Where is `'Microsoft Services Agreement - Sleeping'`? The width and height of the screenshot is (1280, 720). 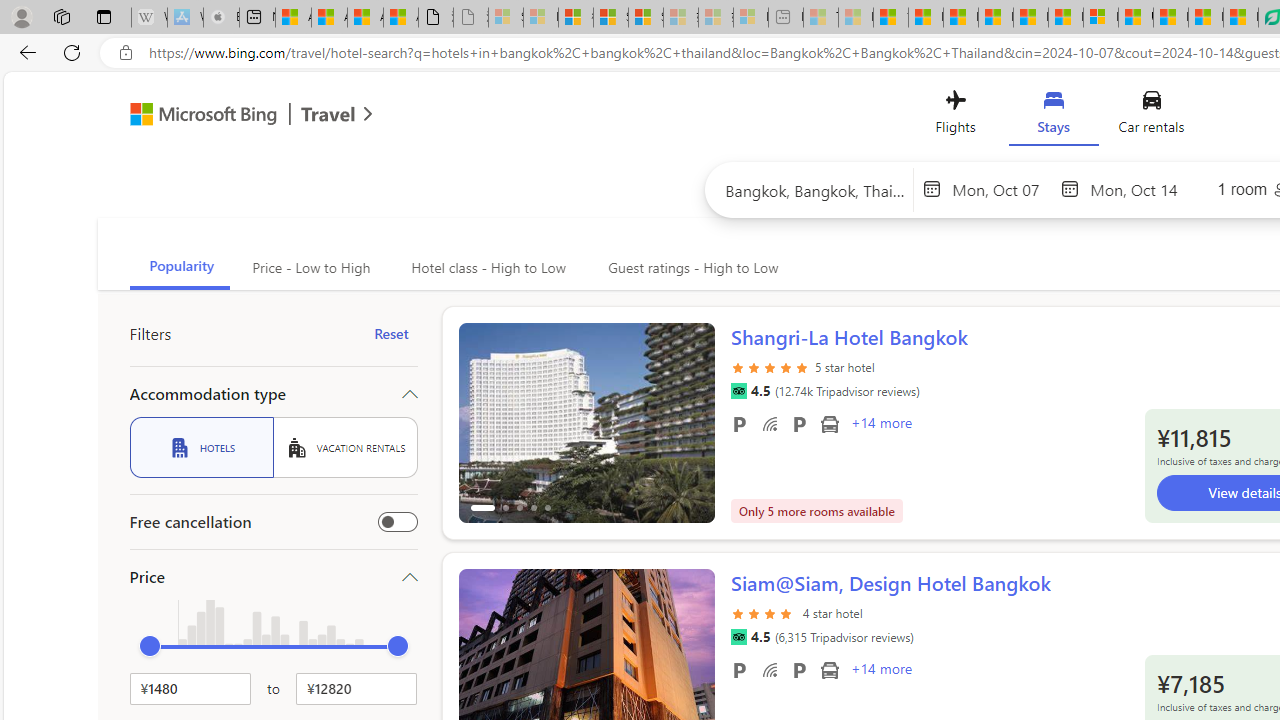 'Microsoft Services Agreement - Sleeping' is located at coordinates (540, 17).